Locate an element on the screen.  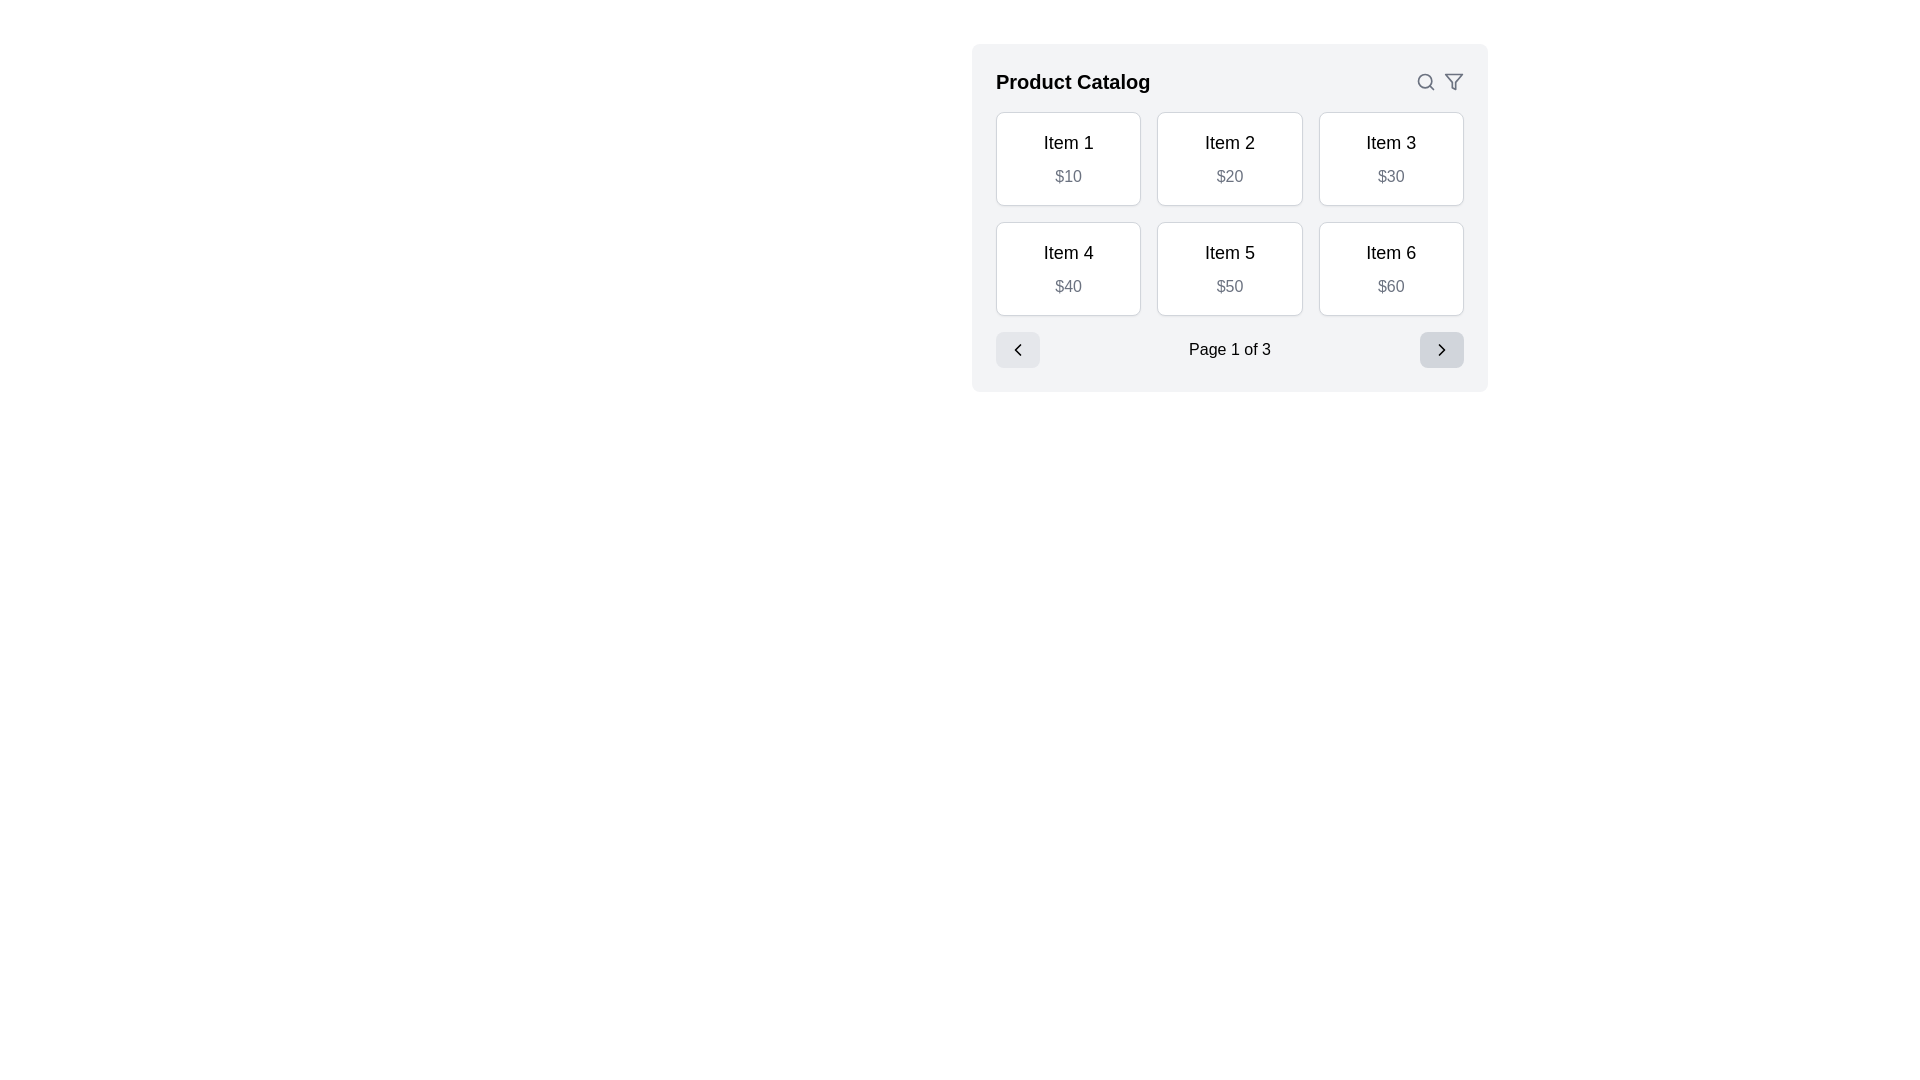
the forward navigation arrow icon located within a rounded rectangular button at the bottom-right corner of the product catalog card is located at coordinates (1441, 349).